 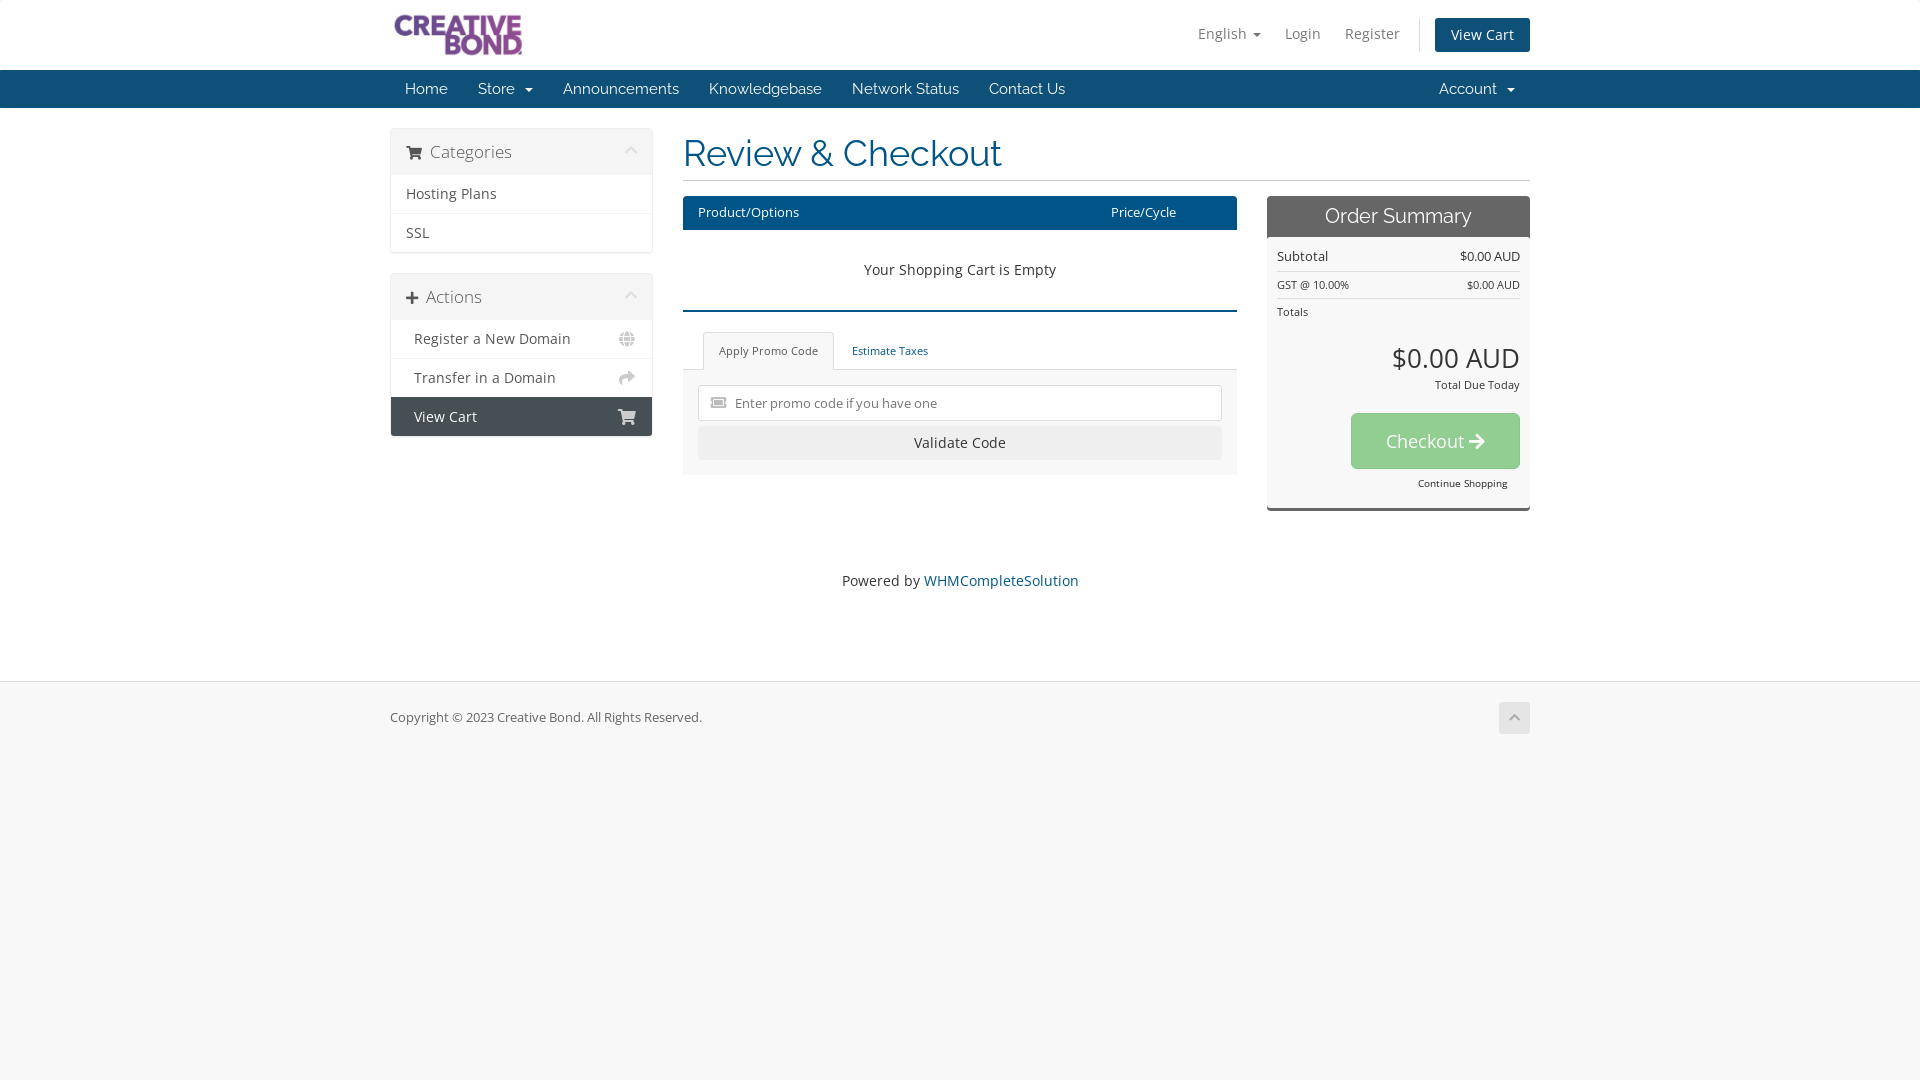 I want to click on 'View Cart', so click(x=1482, y=34).